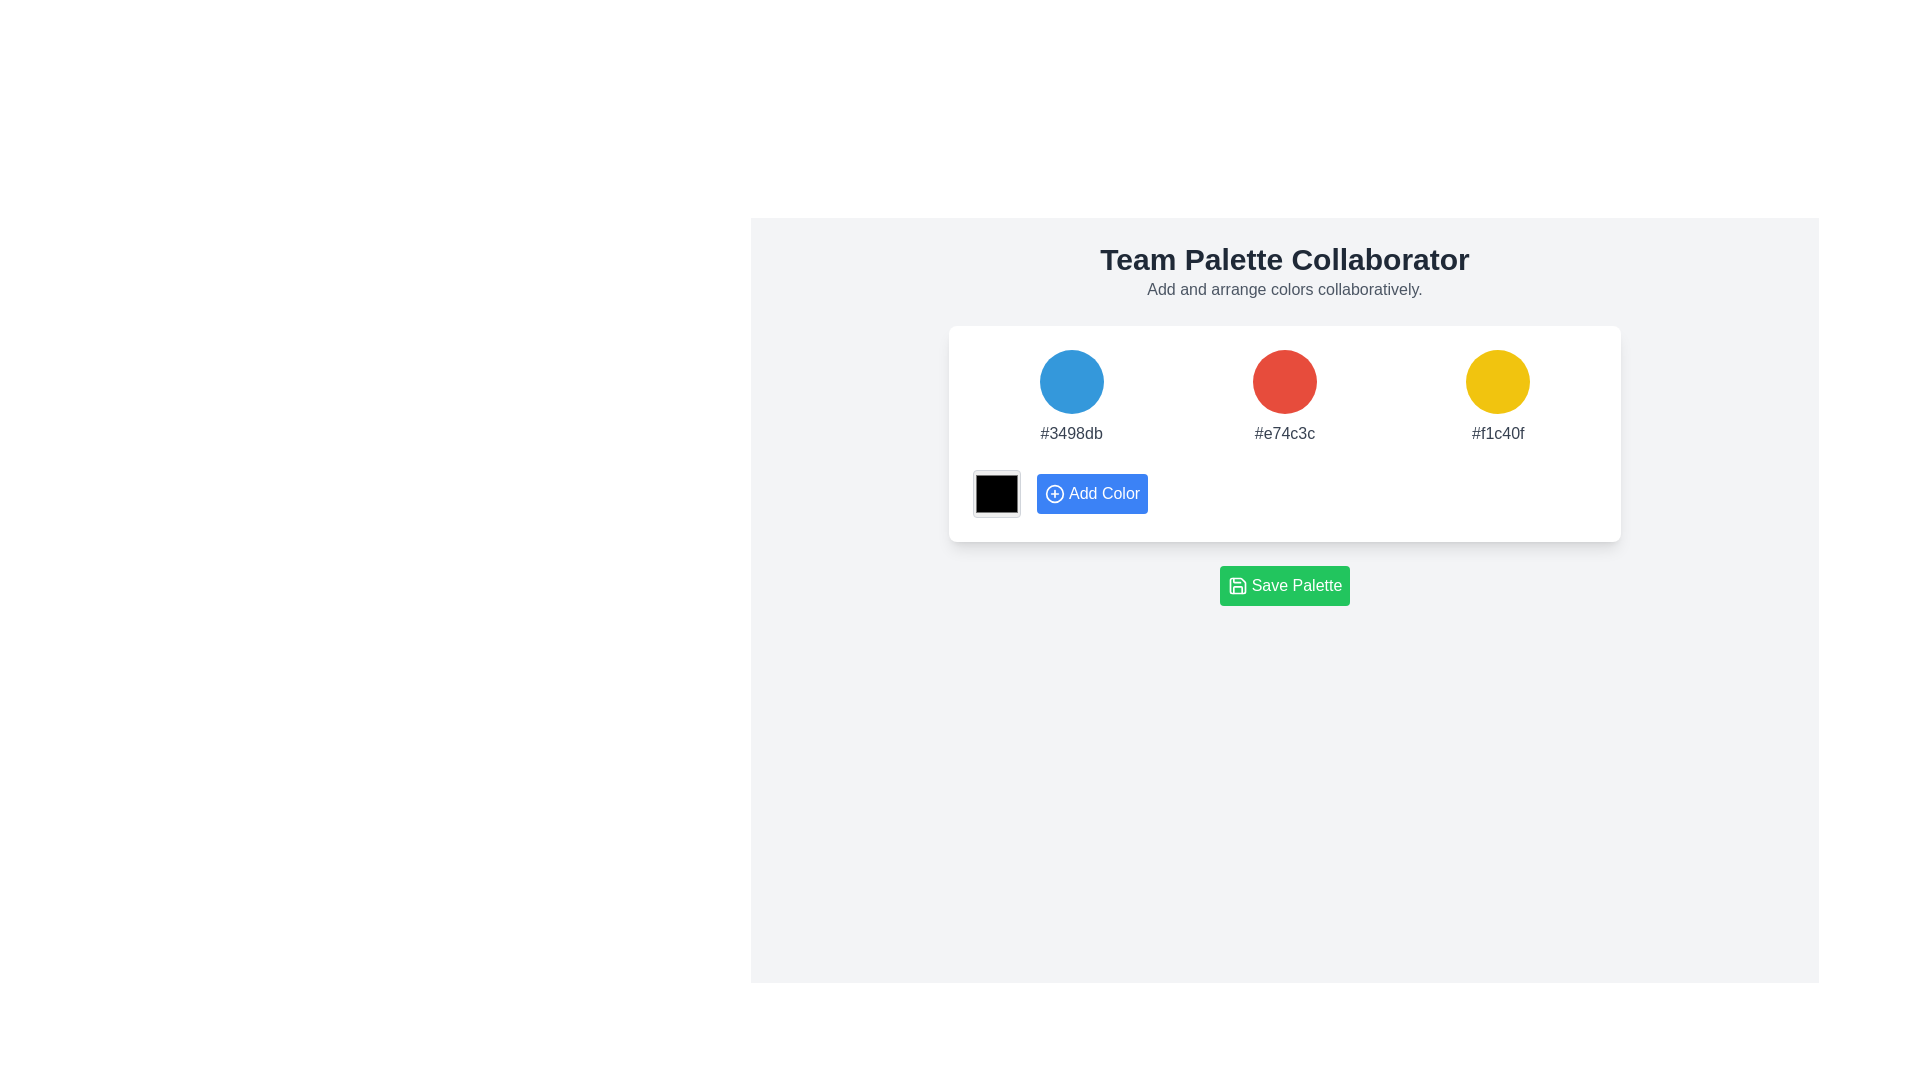 The height and width of the screenshot is (1080, 1920). Describe the element at coordinates (1070, 397) in the screenshot. I see `the blue circular color indicator in the Color selector item for detailed operations` at that location.